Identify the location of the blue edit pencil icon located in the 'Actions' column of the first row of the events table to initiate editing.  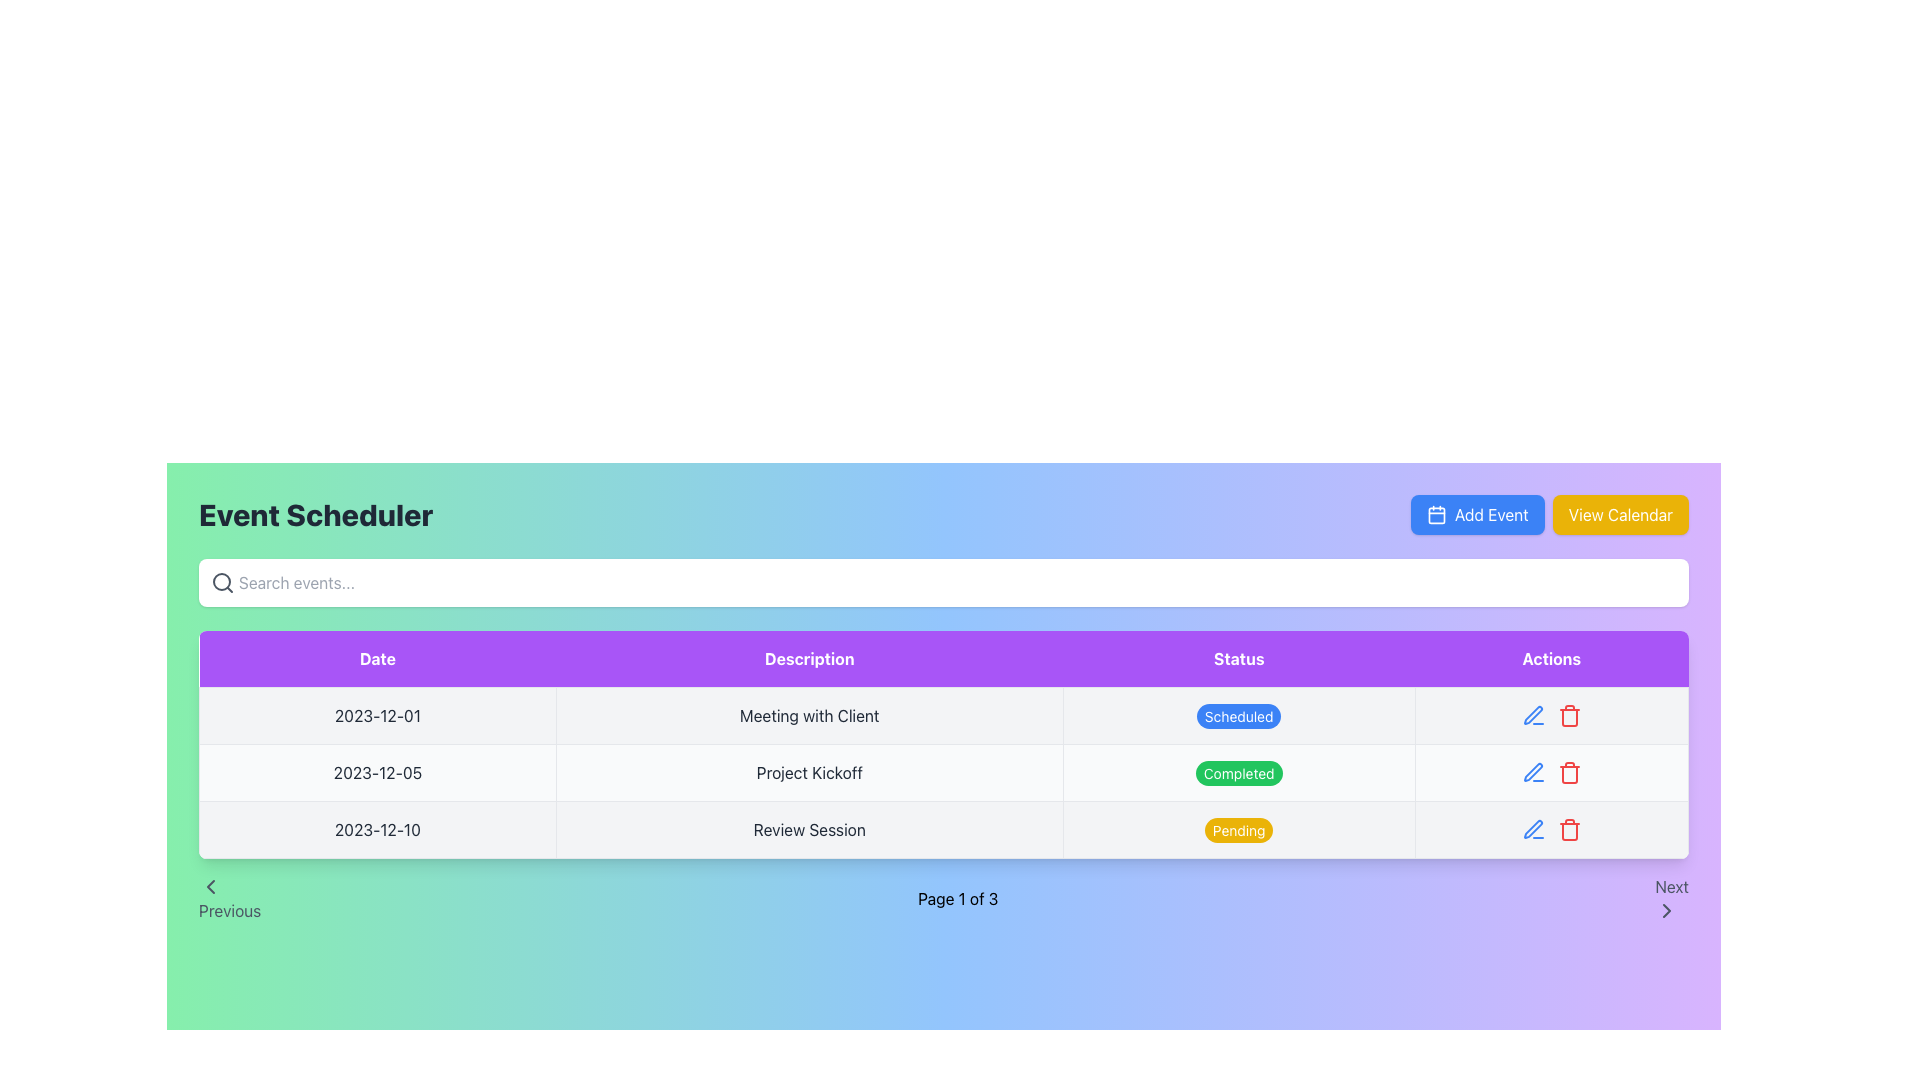
(1550, 715).